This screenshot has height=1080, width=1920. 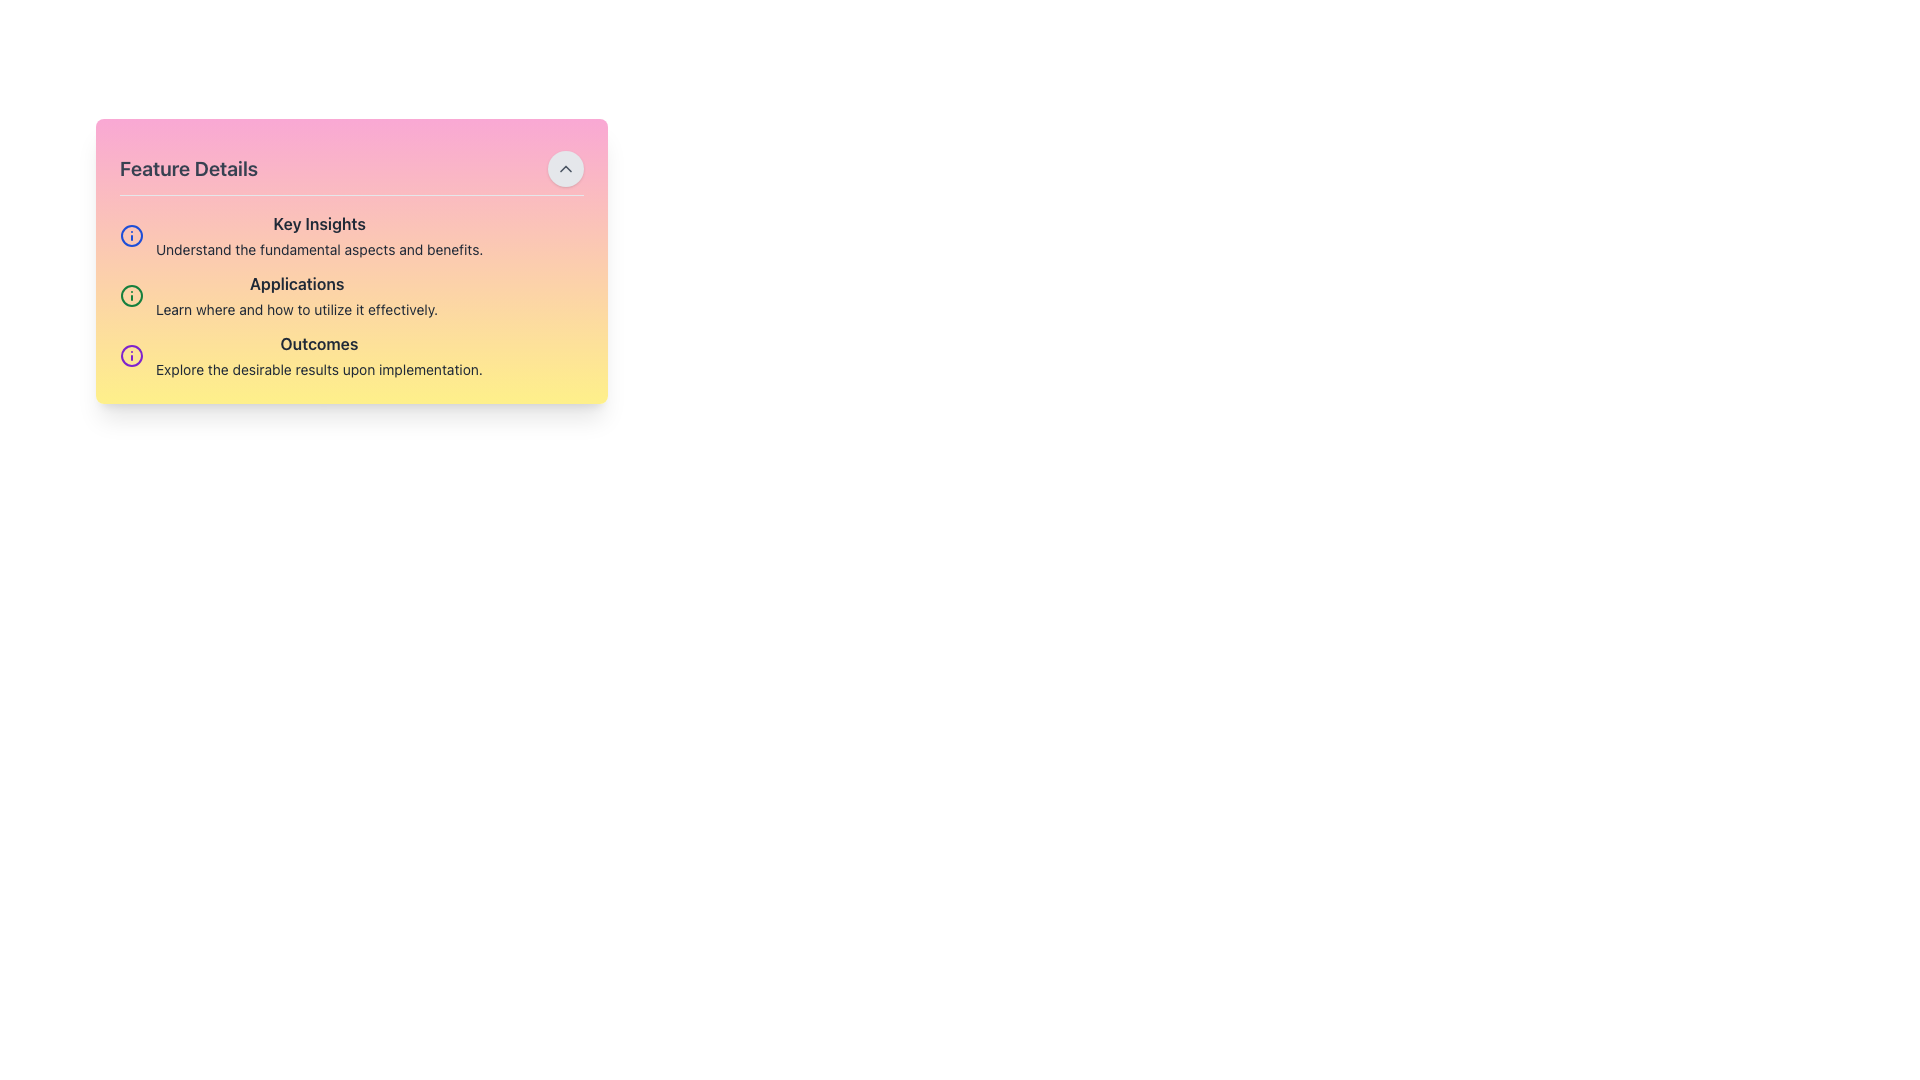 I want to click on the design and color of the icon in the 'Outcomes' section, located to the left of the 'Outcomes' title text, so click(x=131, y=354).